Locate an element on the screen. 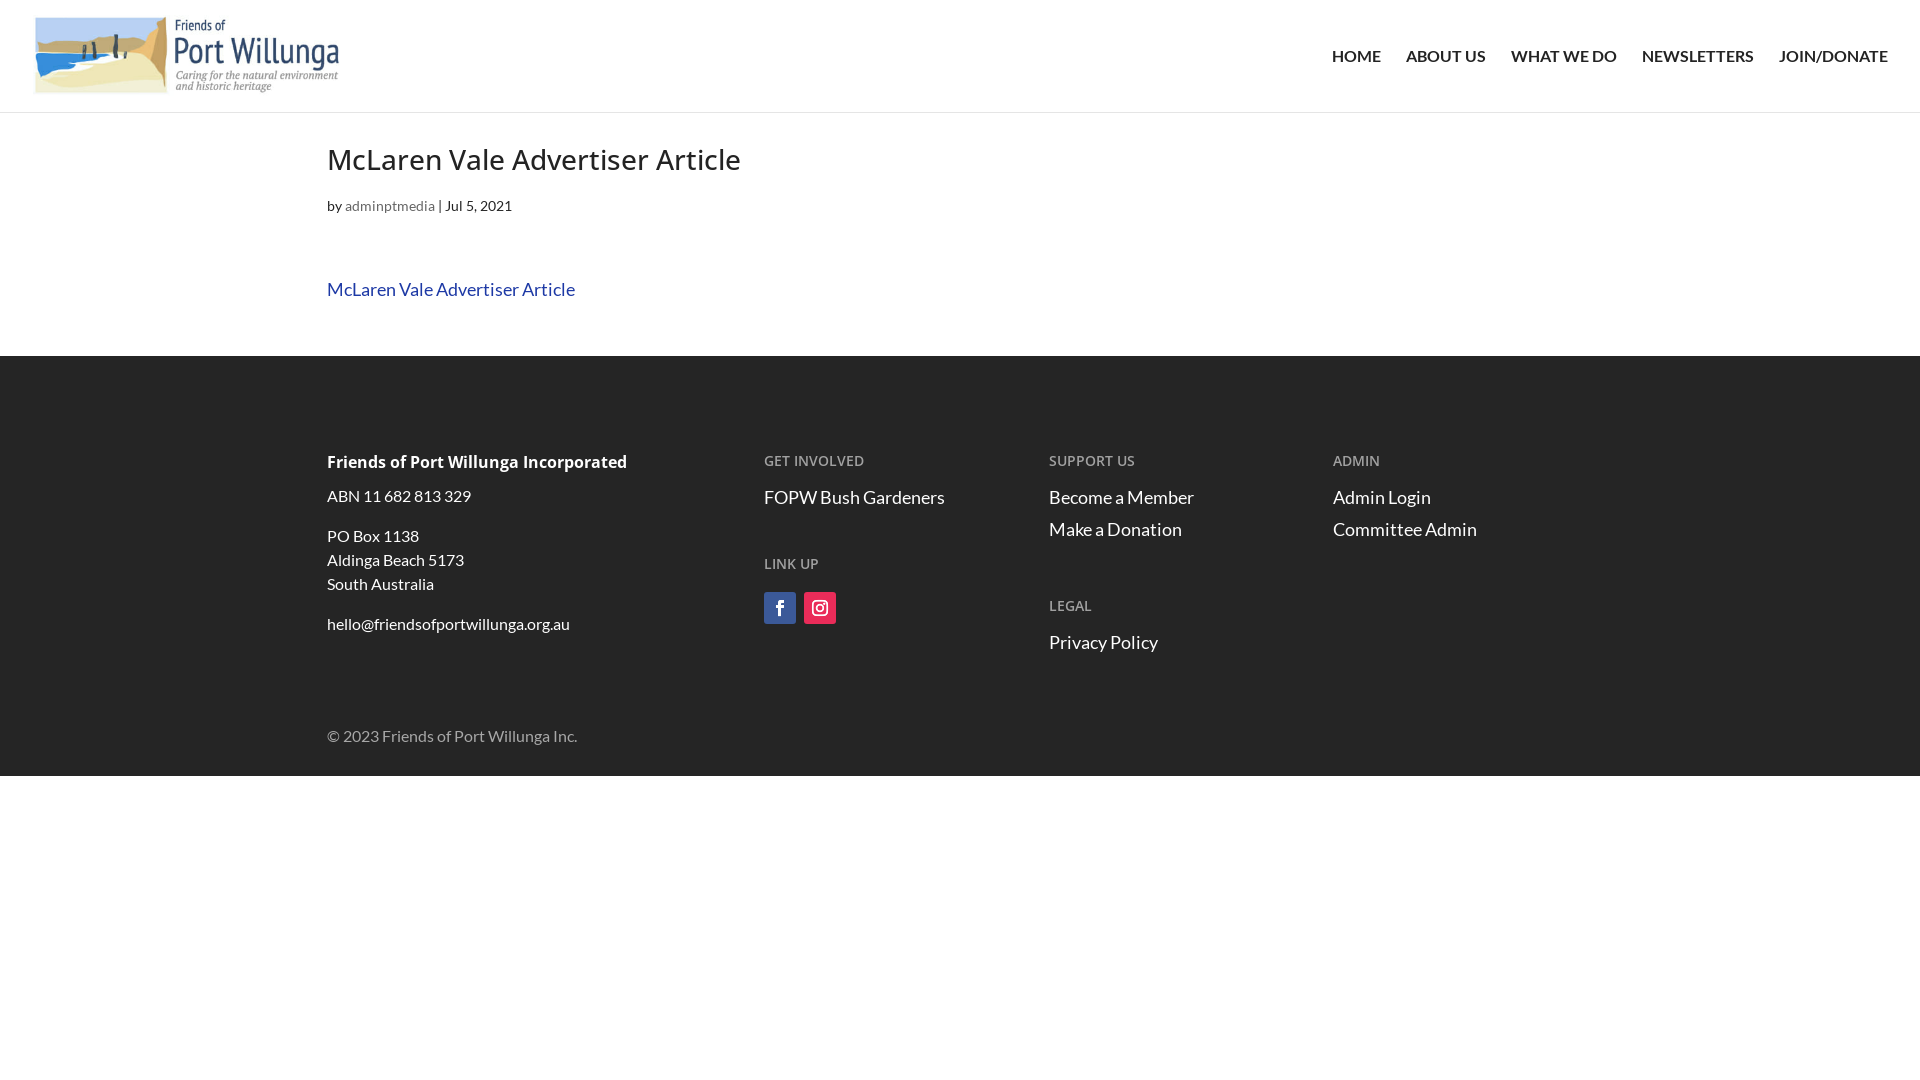  'FOPW Bush Gardeners' is located at coordinates (854, 496).